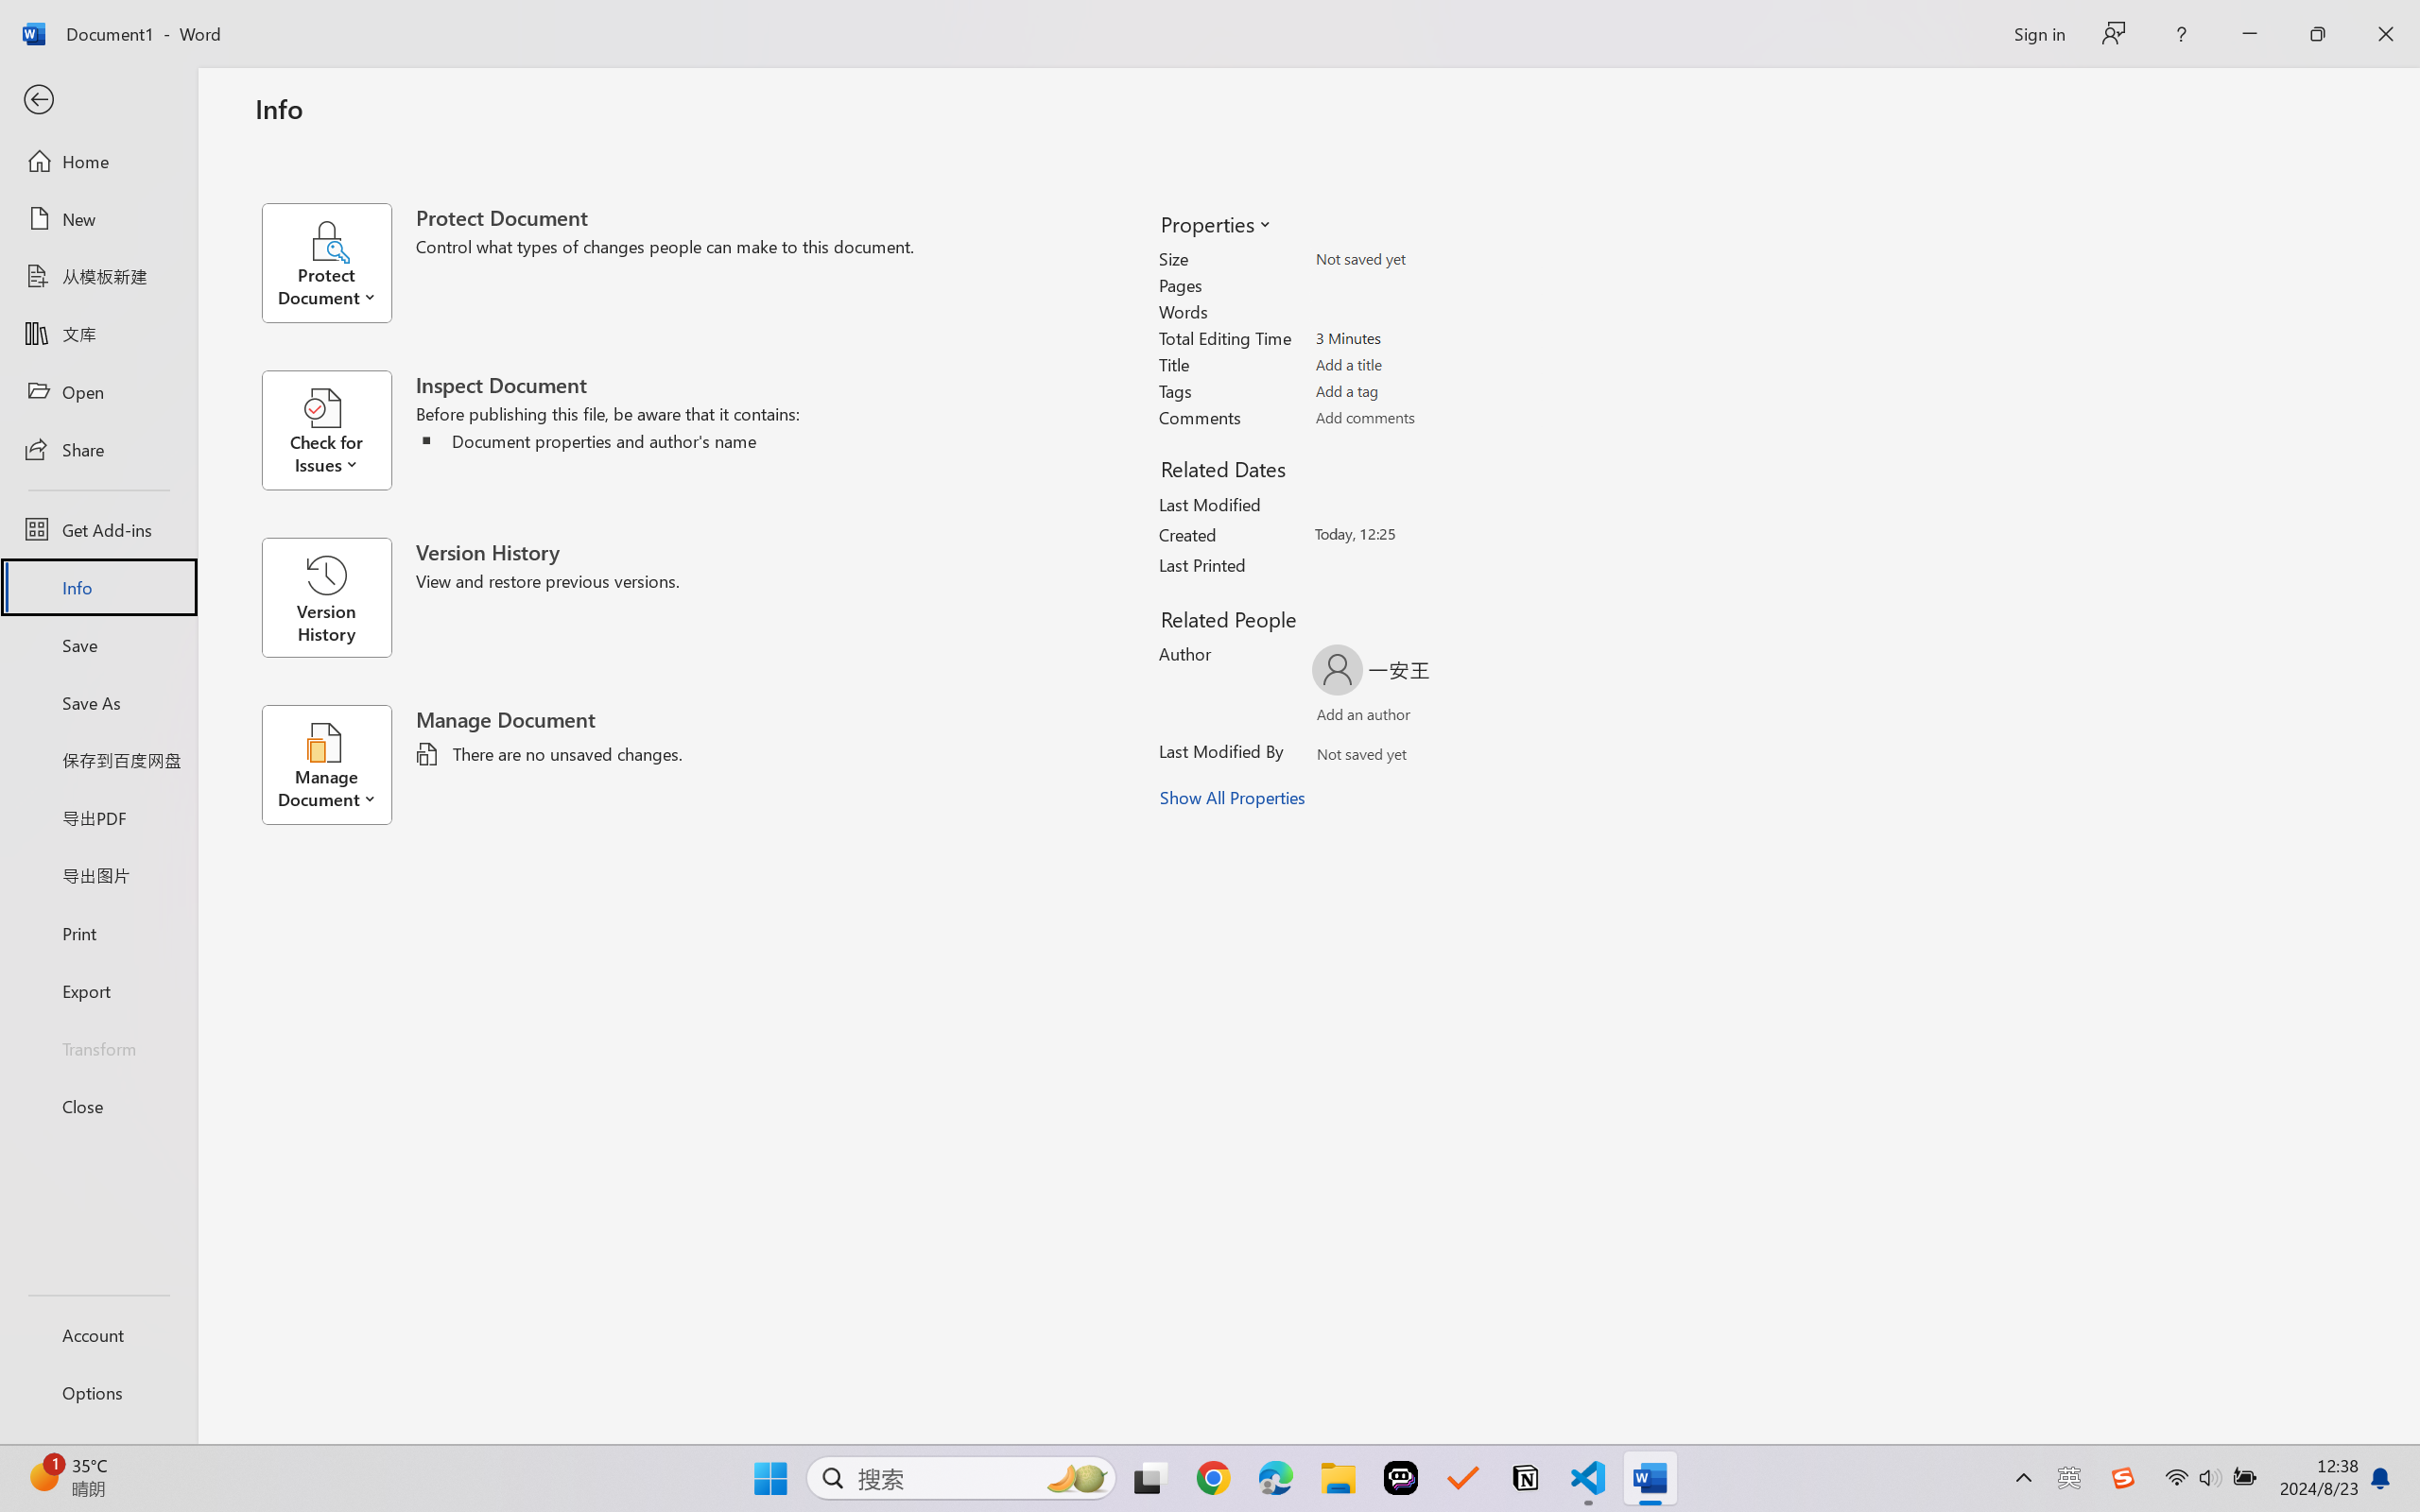 This screenshot has height=1512, width=2420. I want to click on 'Properties', so click(1214, 223).